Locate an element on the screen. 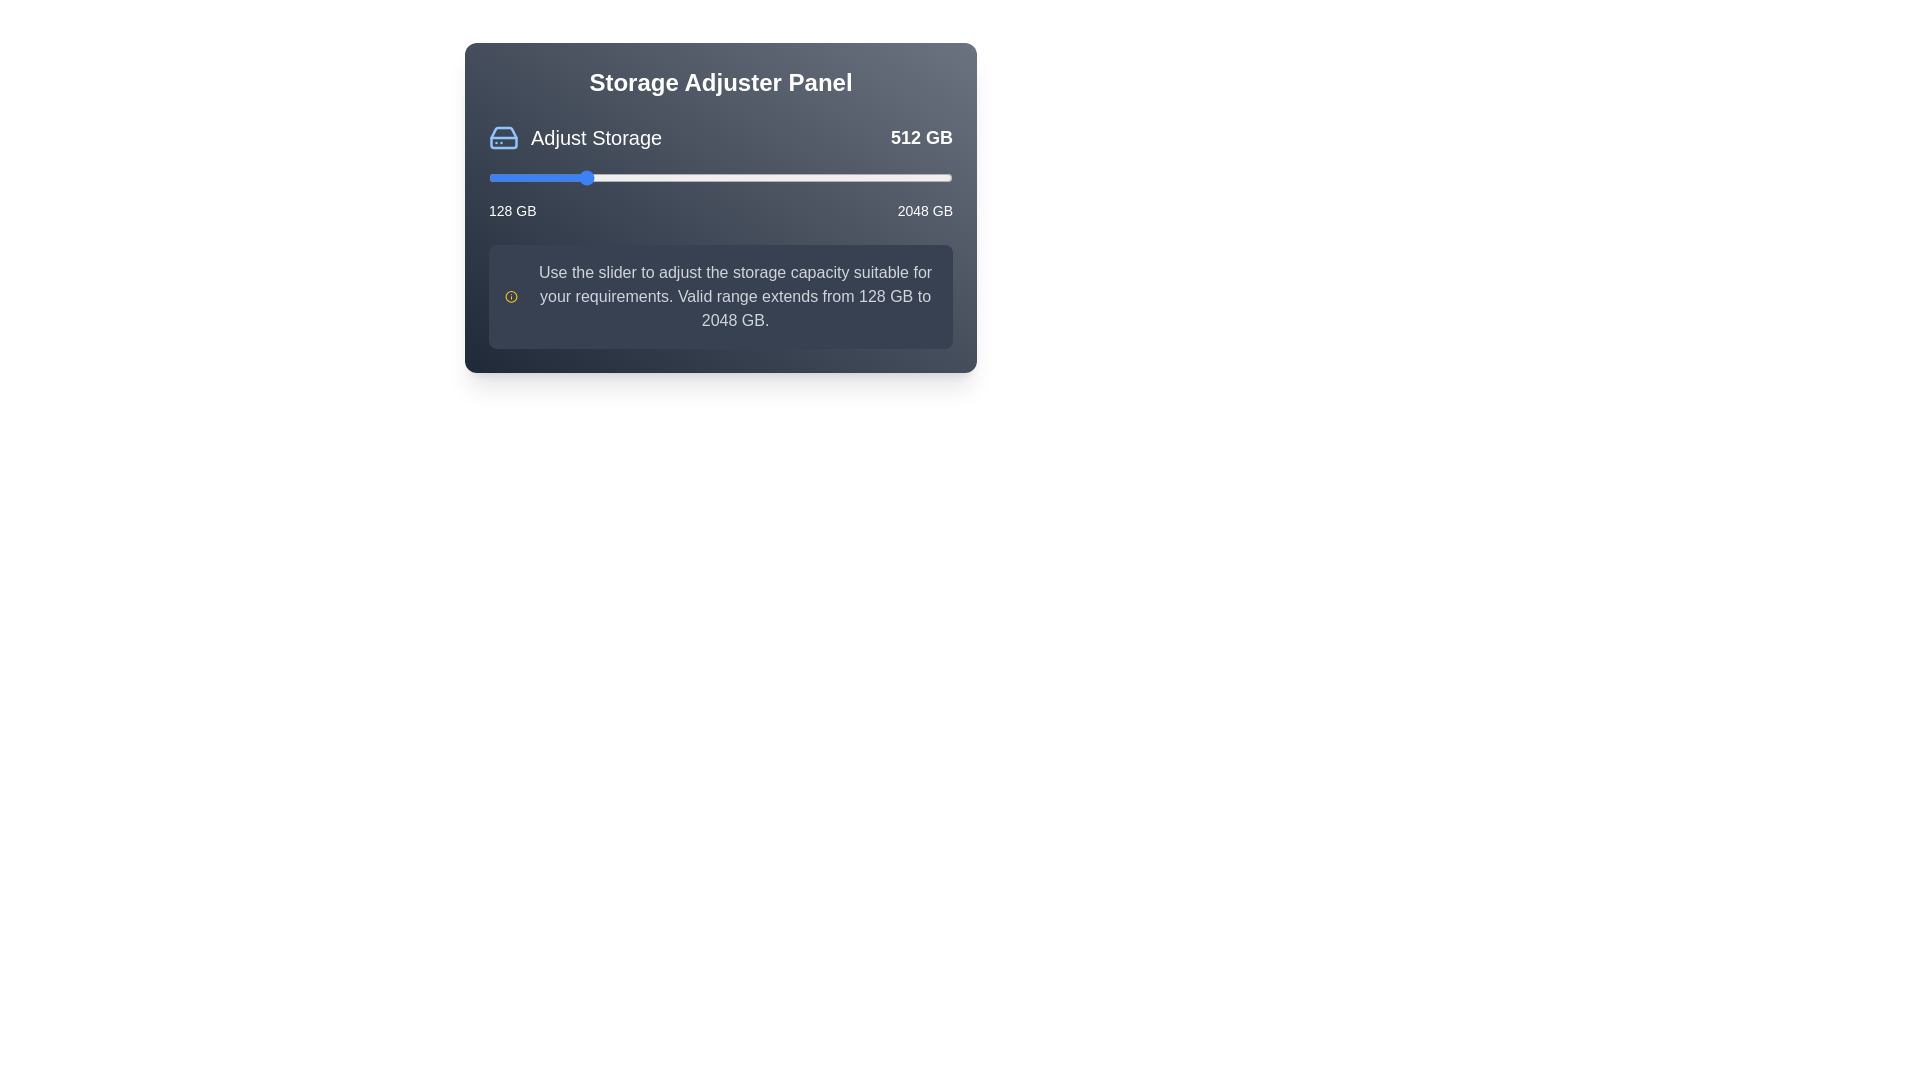 This screenshot has height=1080, width=1920. the informative component displaying the current storage configuration labeled 'Adjust Storage' with the capacity '512 GB' is located at coordinates (720, 137).